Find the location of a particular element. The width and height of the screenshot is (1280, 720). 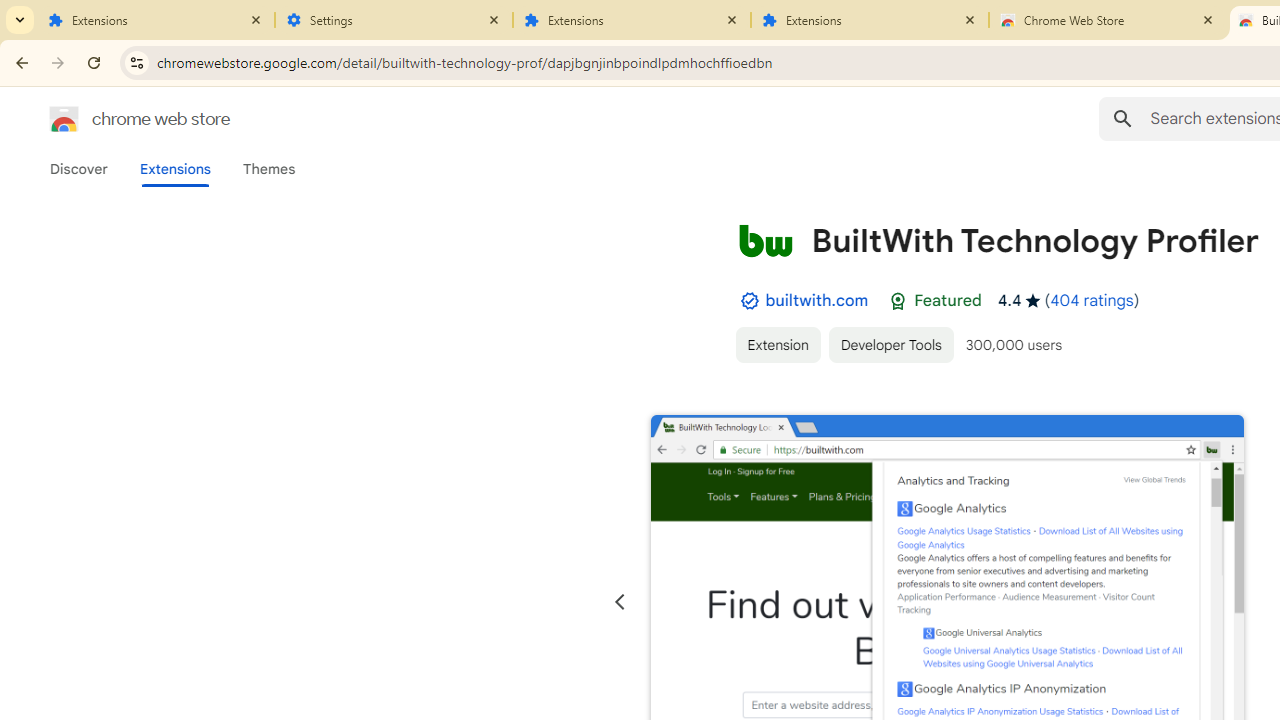

'Settings' is located at coordinates (394, 20).